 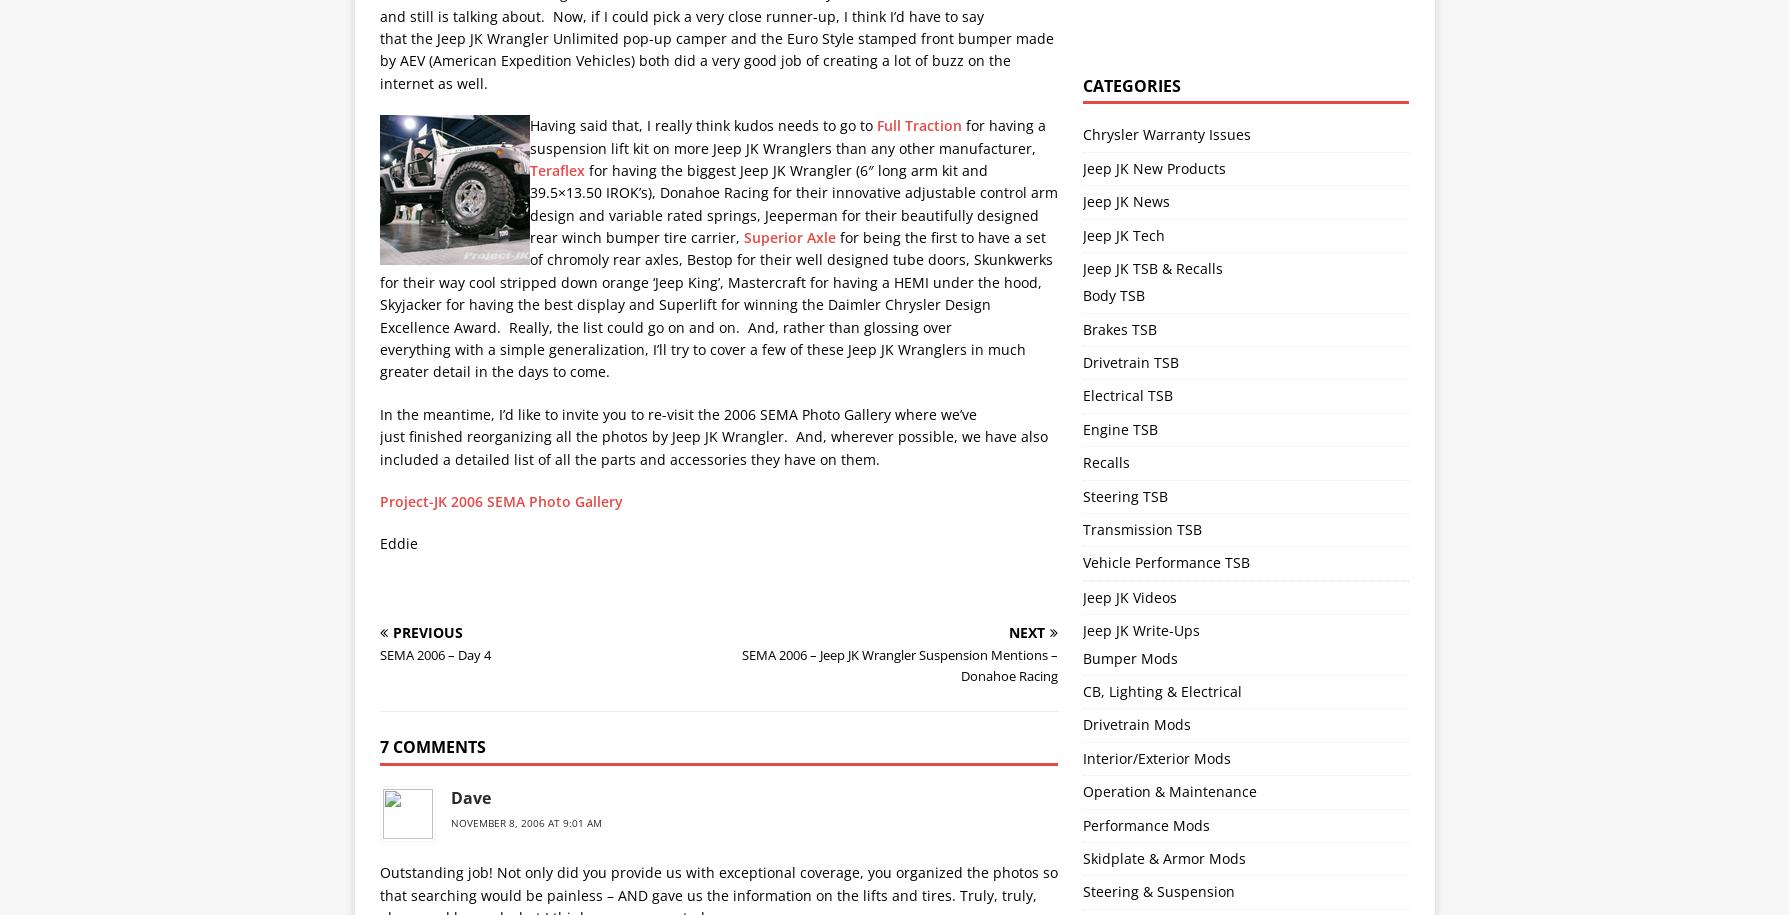 I want to click on 'November 8, 2006 at 9:01 am', so click(x=524, y=822).